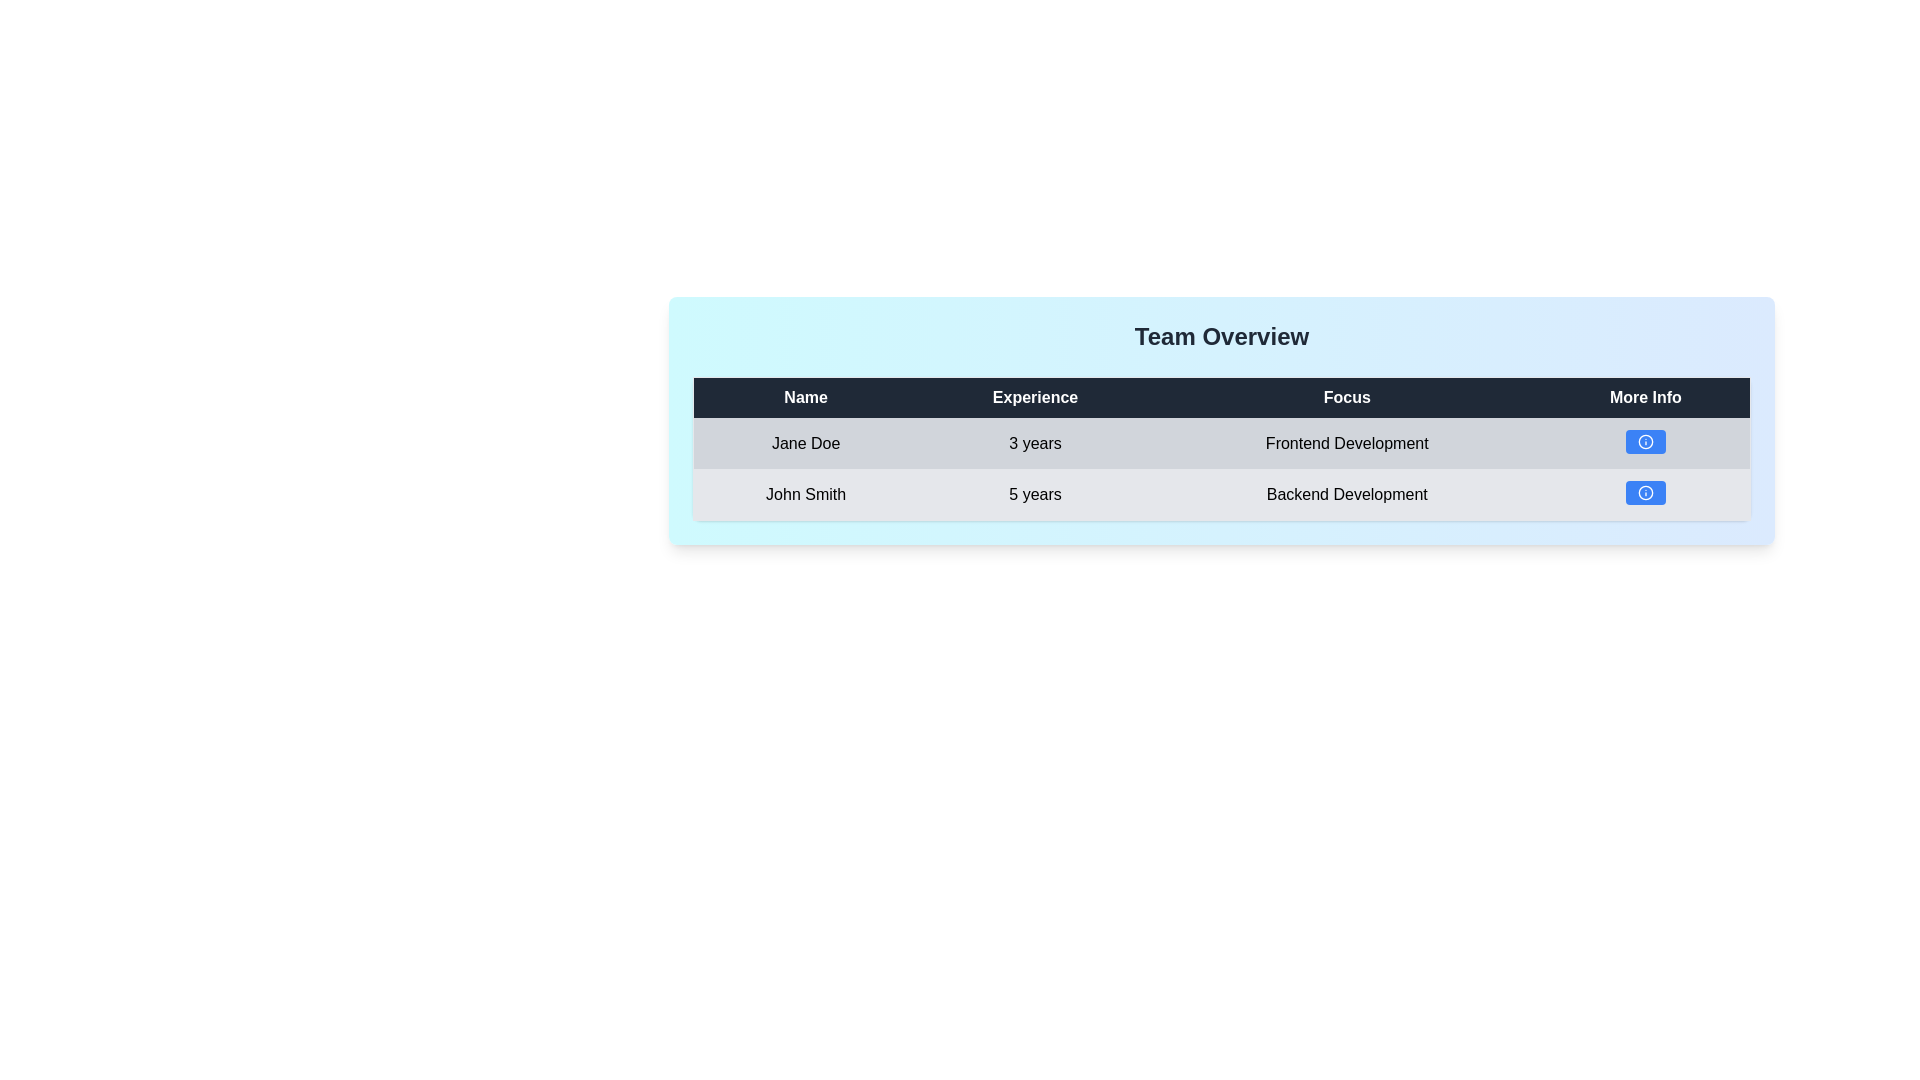 This screenshot has height=1080, width=1920. I want to click on the blue circular button with a white information icon located in the last column of the second row under the 'More Info' column, so click(1646, 494).